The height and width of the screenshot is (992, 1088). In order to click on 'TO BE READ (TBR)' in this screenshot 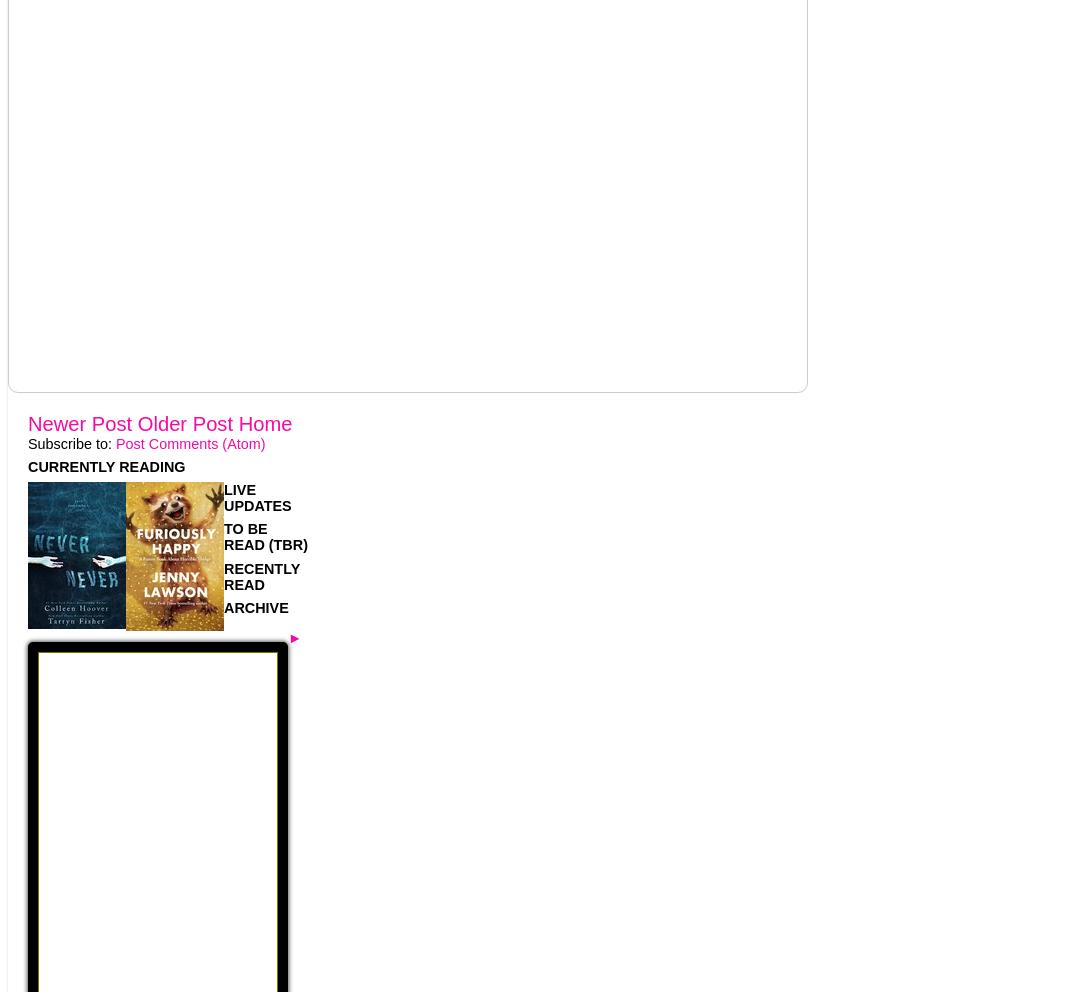, I will do `click(264, 535)`.